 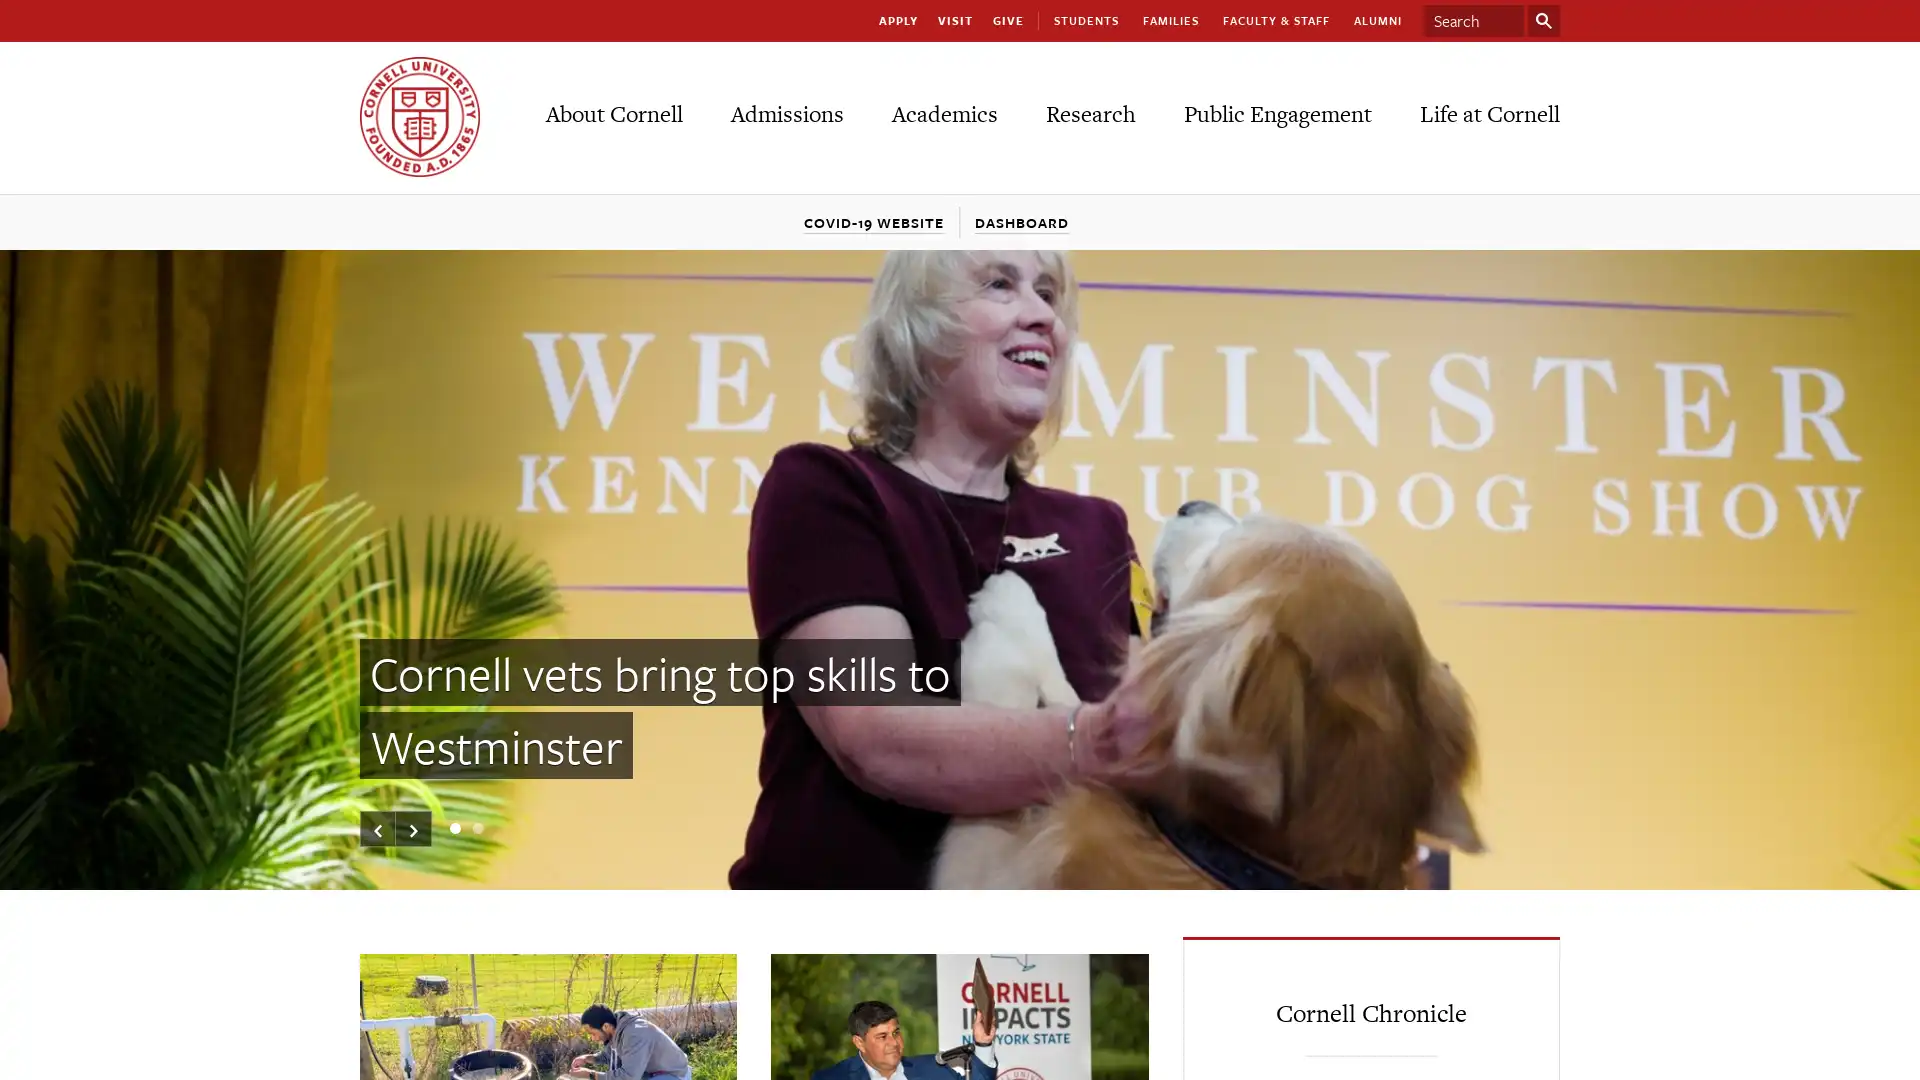 What do you see at coordinates (1543, 20) in the screenshot?
I see `Search` at bounding box center [1543, 20].